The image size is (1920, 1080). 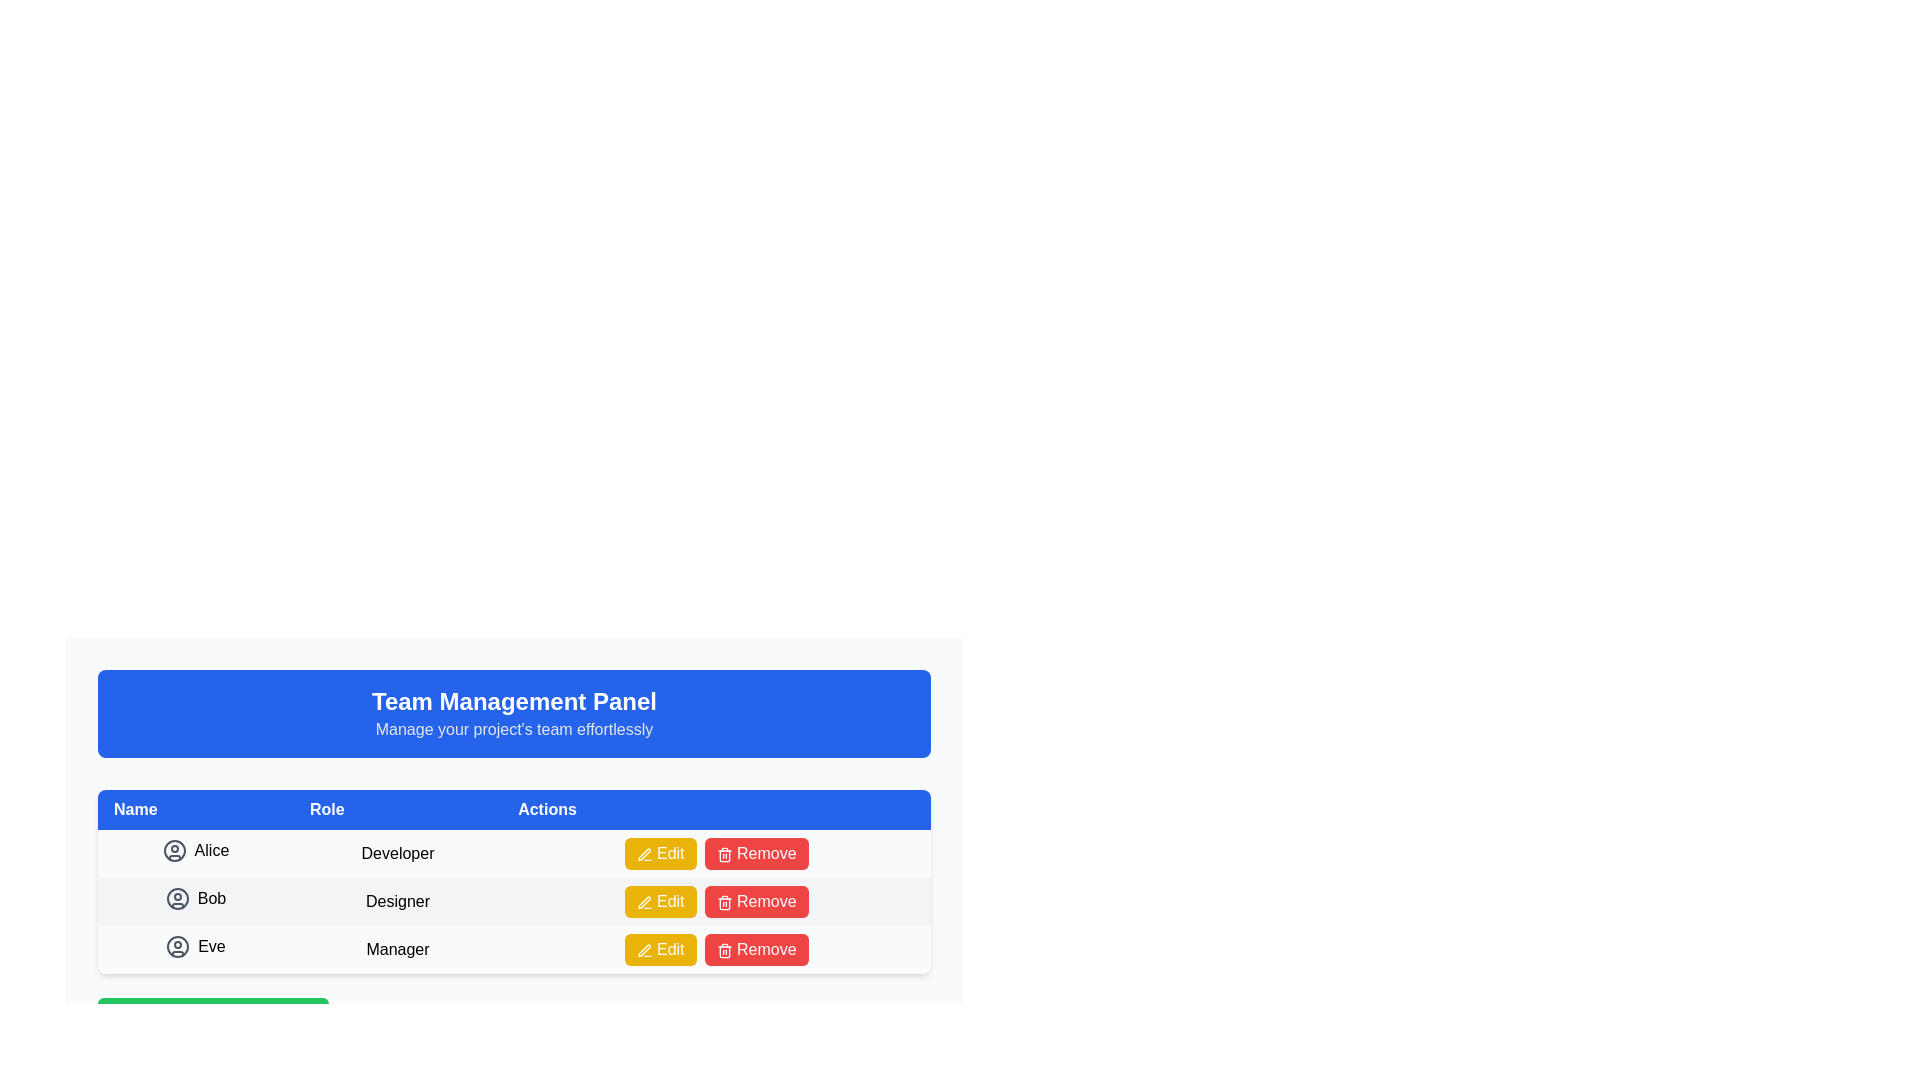 I want to click on the pen icon within the Edit button, which has a yellow background and white text, located in the Actions column of the third row of the Team Management Panel, so click(x=644, y=949).